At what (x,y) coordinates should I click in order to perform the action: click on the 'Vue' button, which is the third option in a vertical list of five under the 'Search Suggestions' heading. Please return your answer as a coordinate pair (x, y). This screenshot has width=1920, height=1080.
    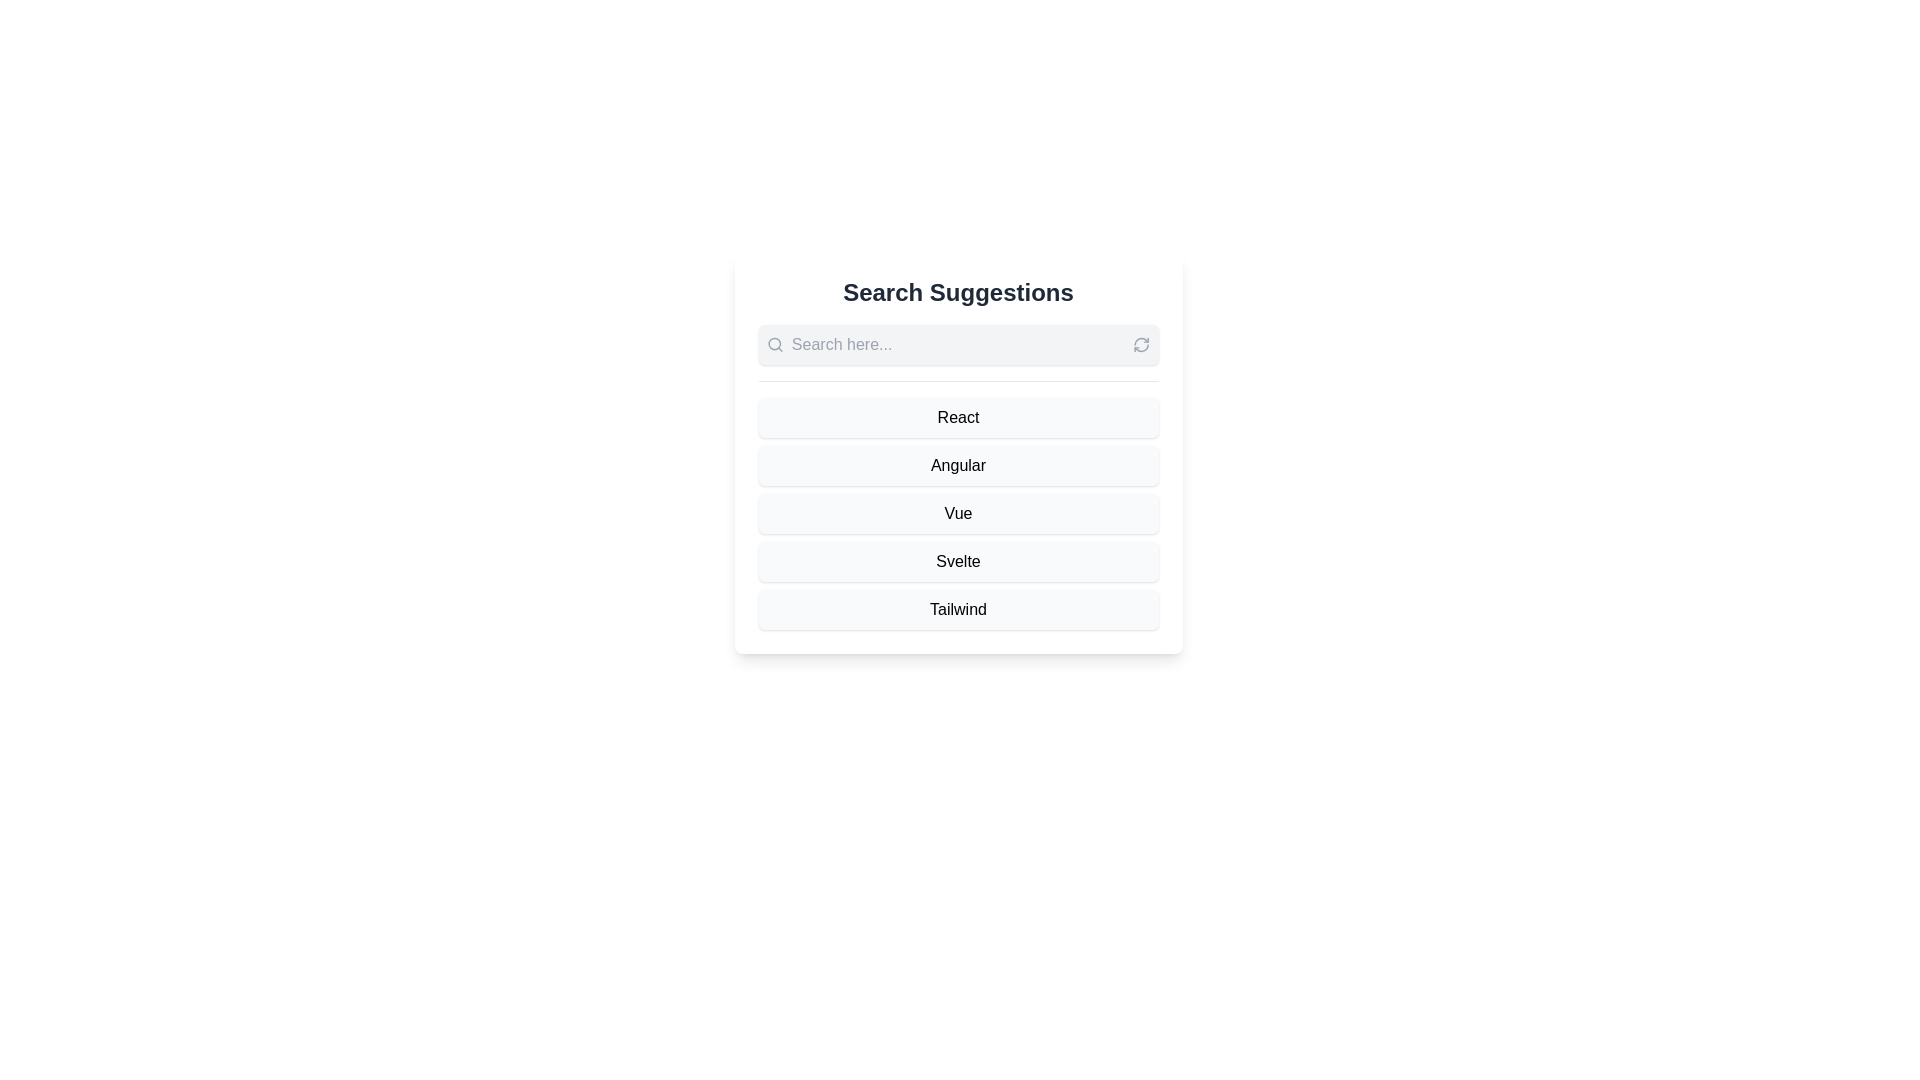
    Looking at the image, I should click on (957, 512).